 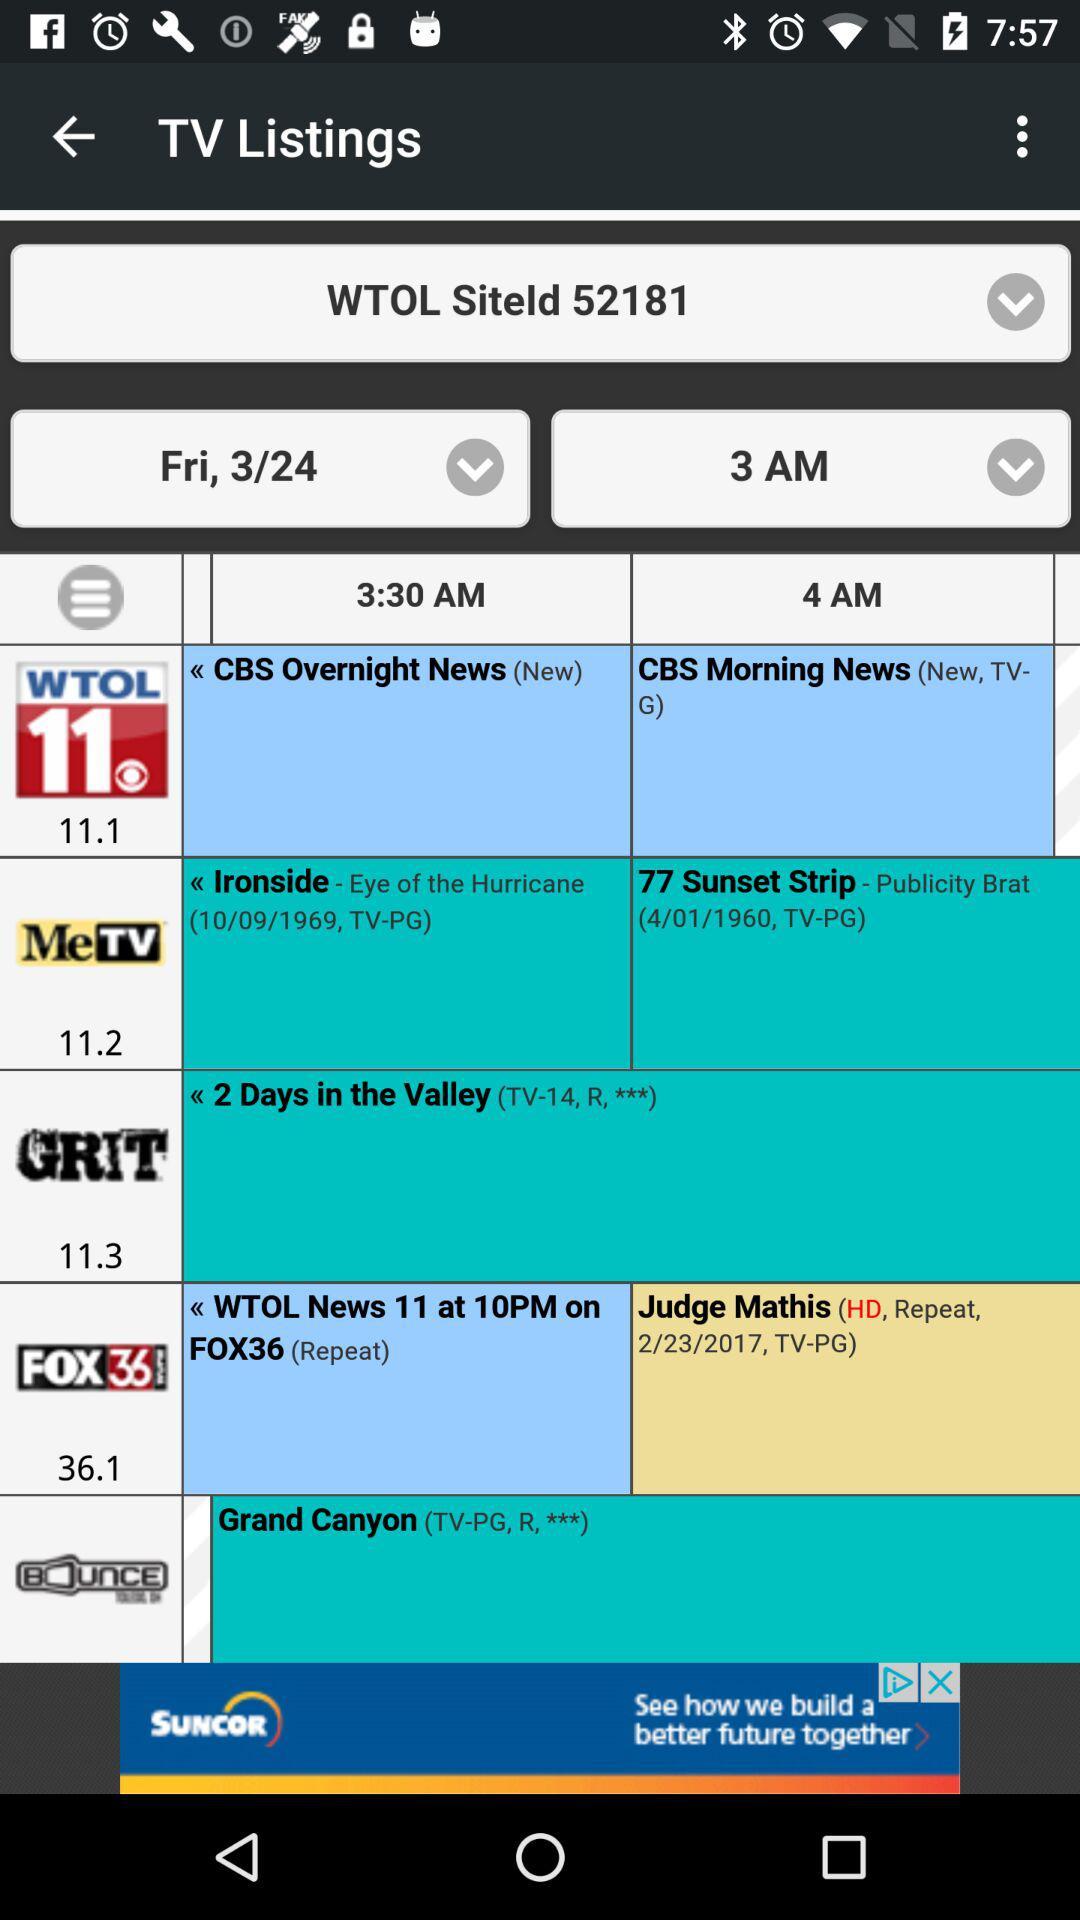 What do you see at coordinates (540, 1727) in the screenshot?
I see `new advertisement open box` at bounding box center [540, 1727].